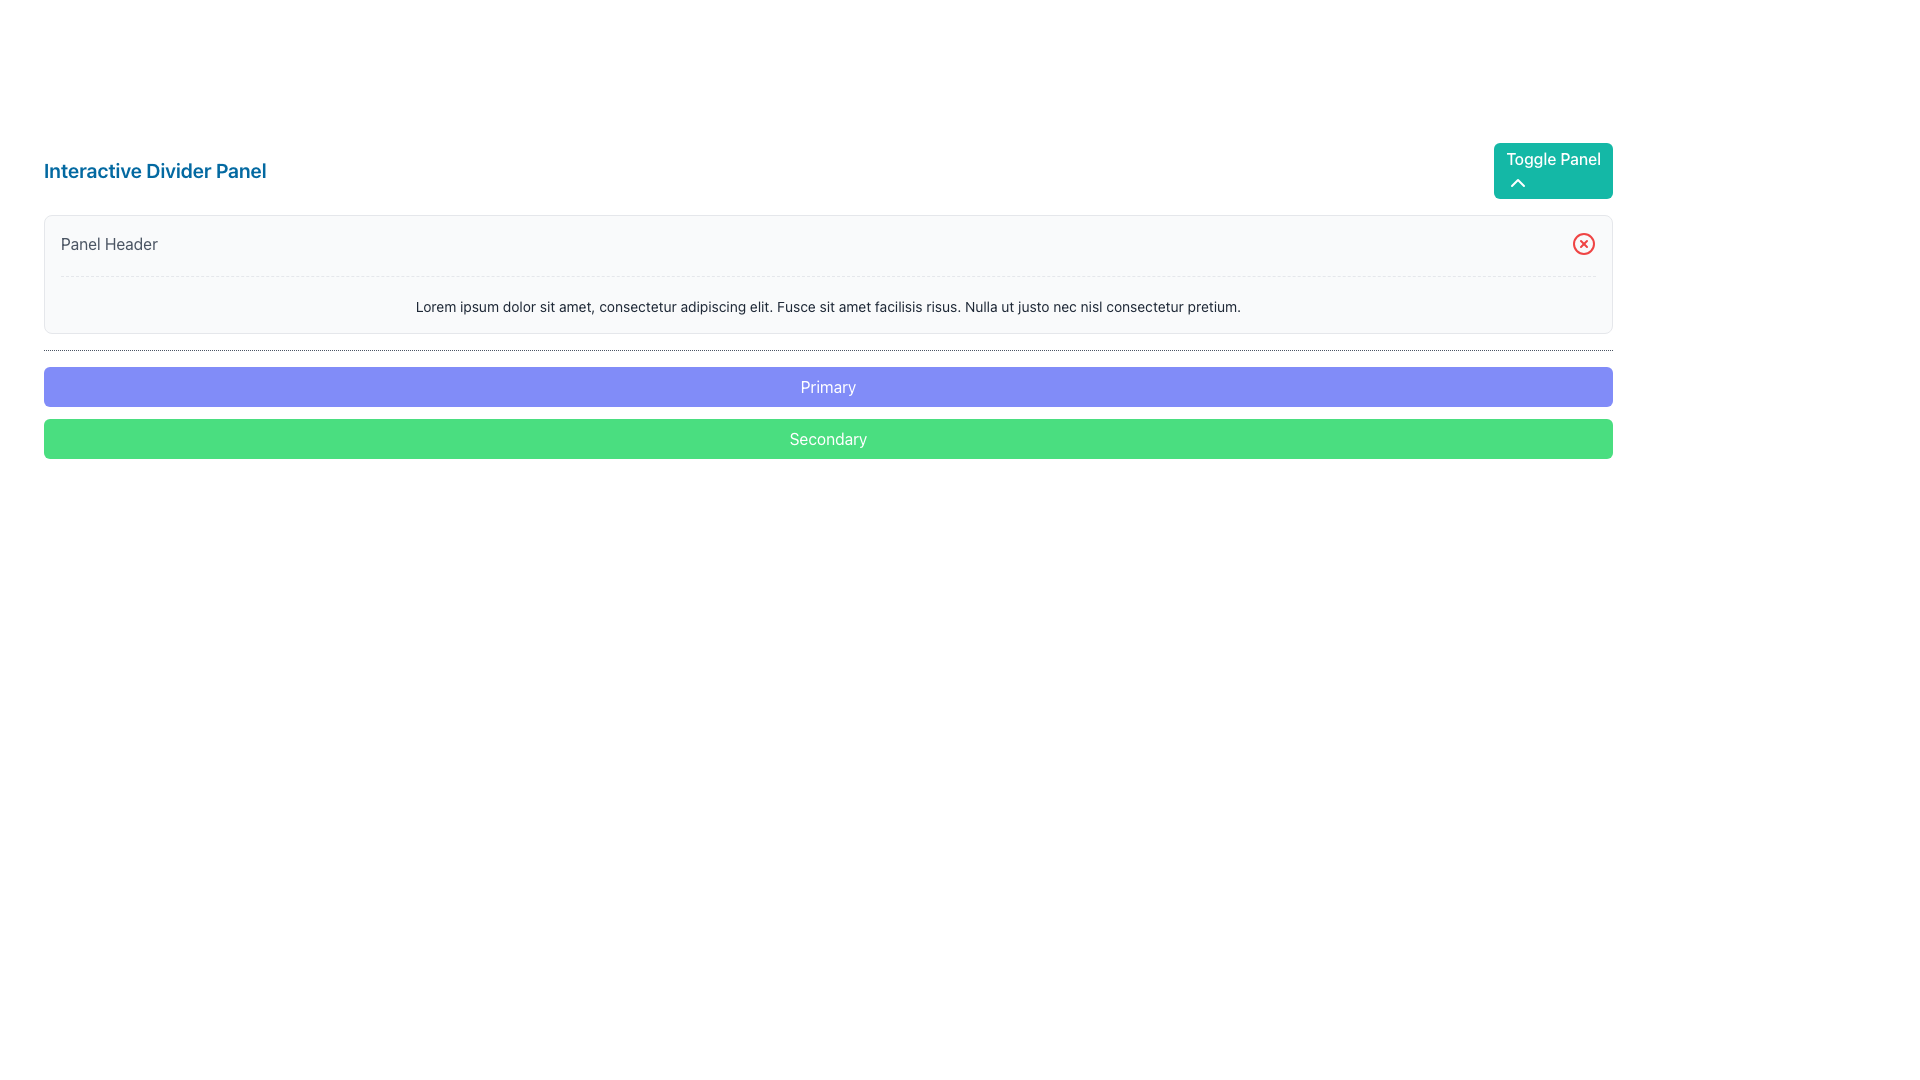 This screenshot has width=1920, height=1080. I want to click on the toggle button located to the far right of the 'Interactive Divider Panel', so click(1552, 169).